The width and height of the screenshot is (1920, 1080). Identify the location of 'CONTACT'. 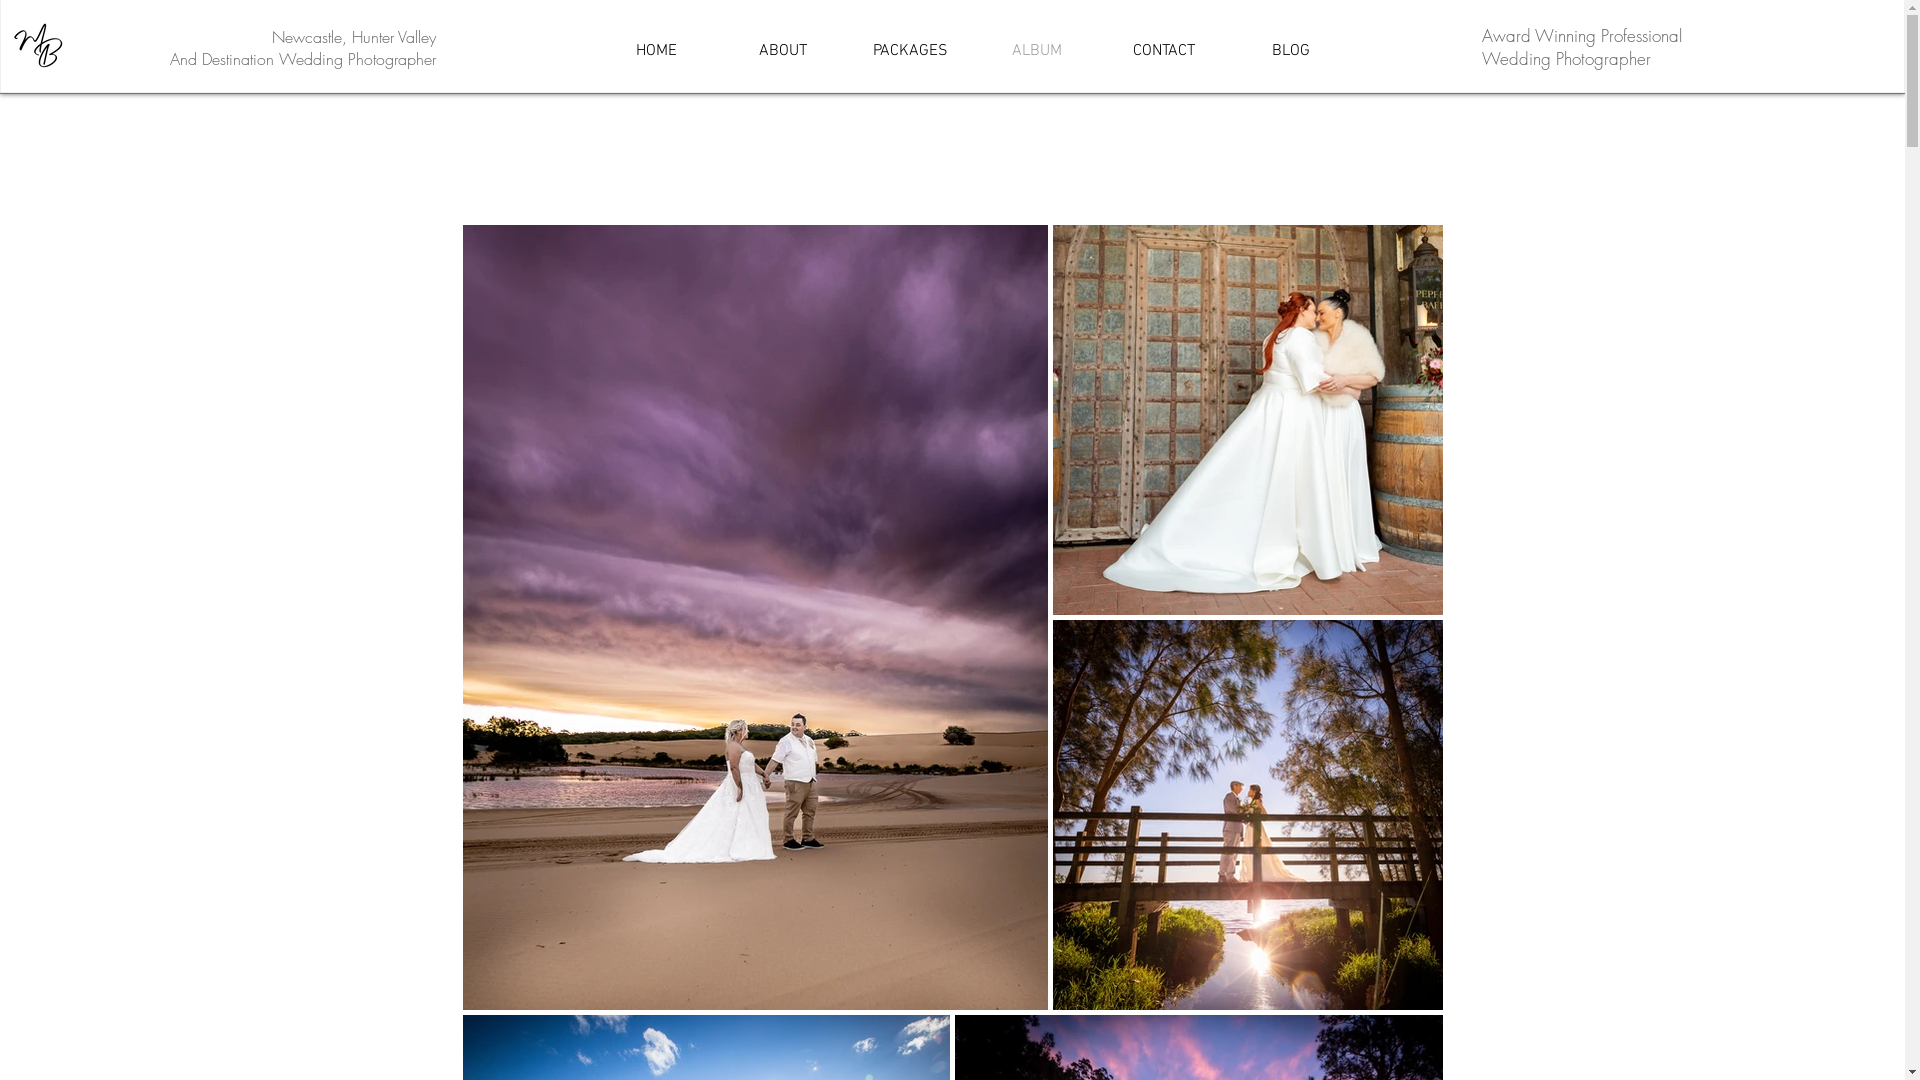
(1098, 50).